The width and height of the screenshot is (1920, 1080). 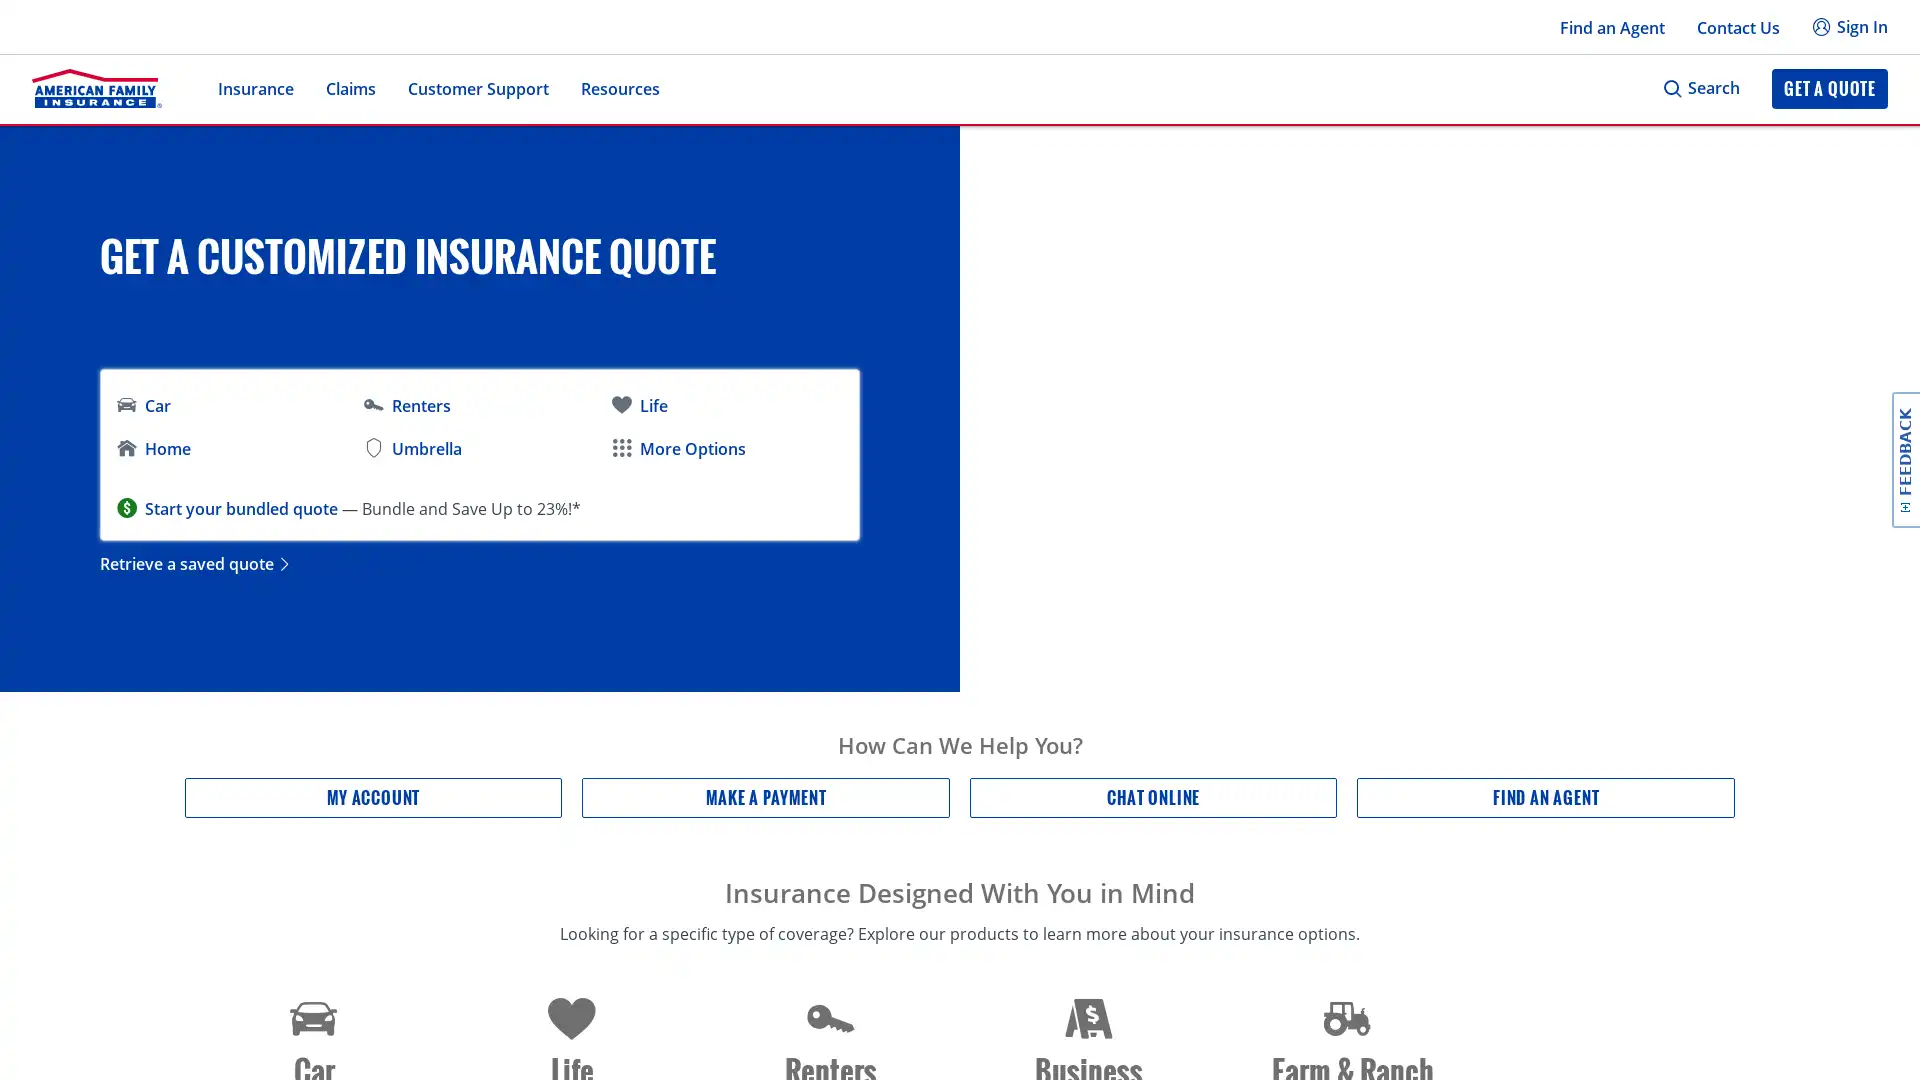 I want to click on Search, so click(x=1700, y=87).